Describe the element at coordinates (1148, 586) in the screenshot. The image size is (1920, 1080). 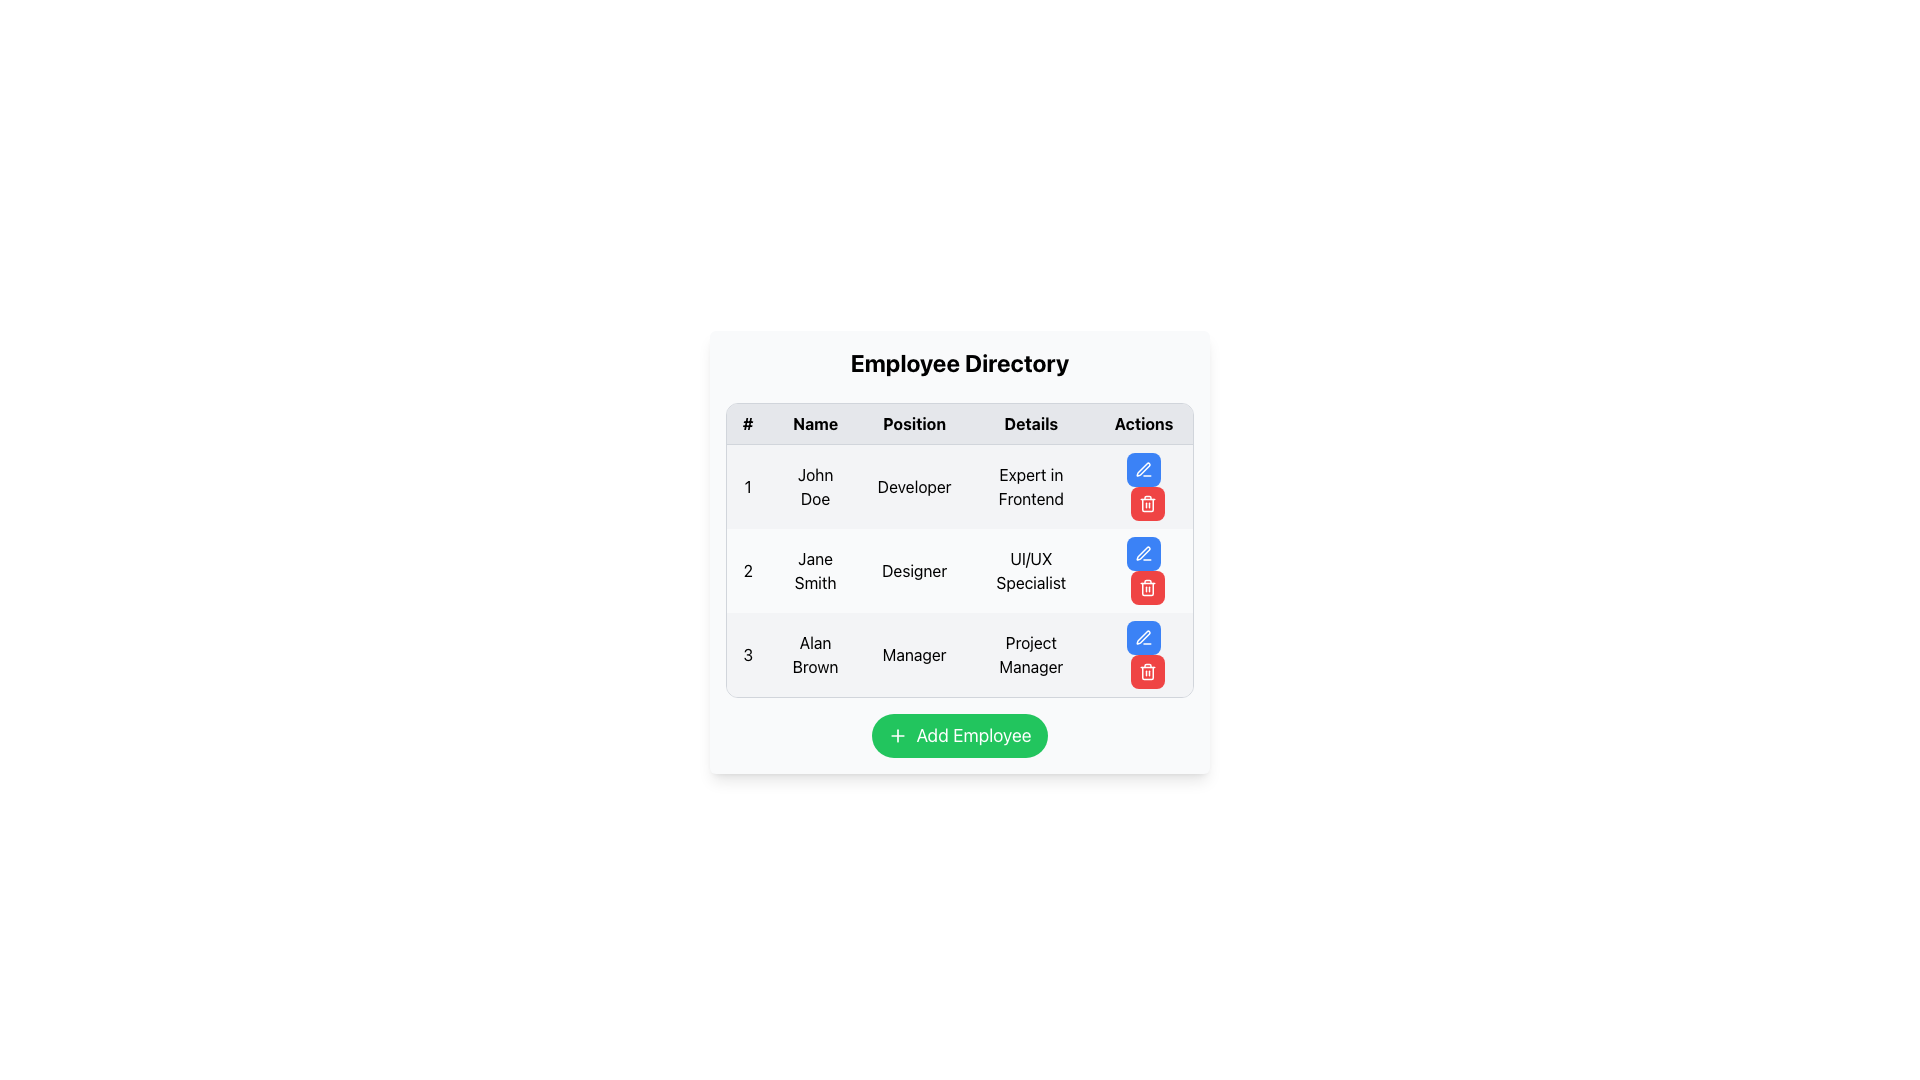
I see `the small red trash can icon button in the 'Actions' column of the 'Employee Directory' table` at that location.